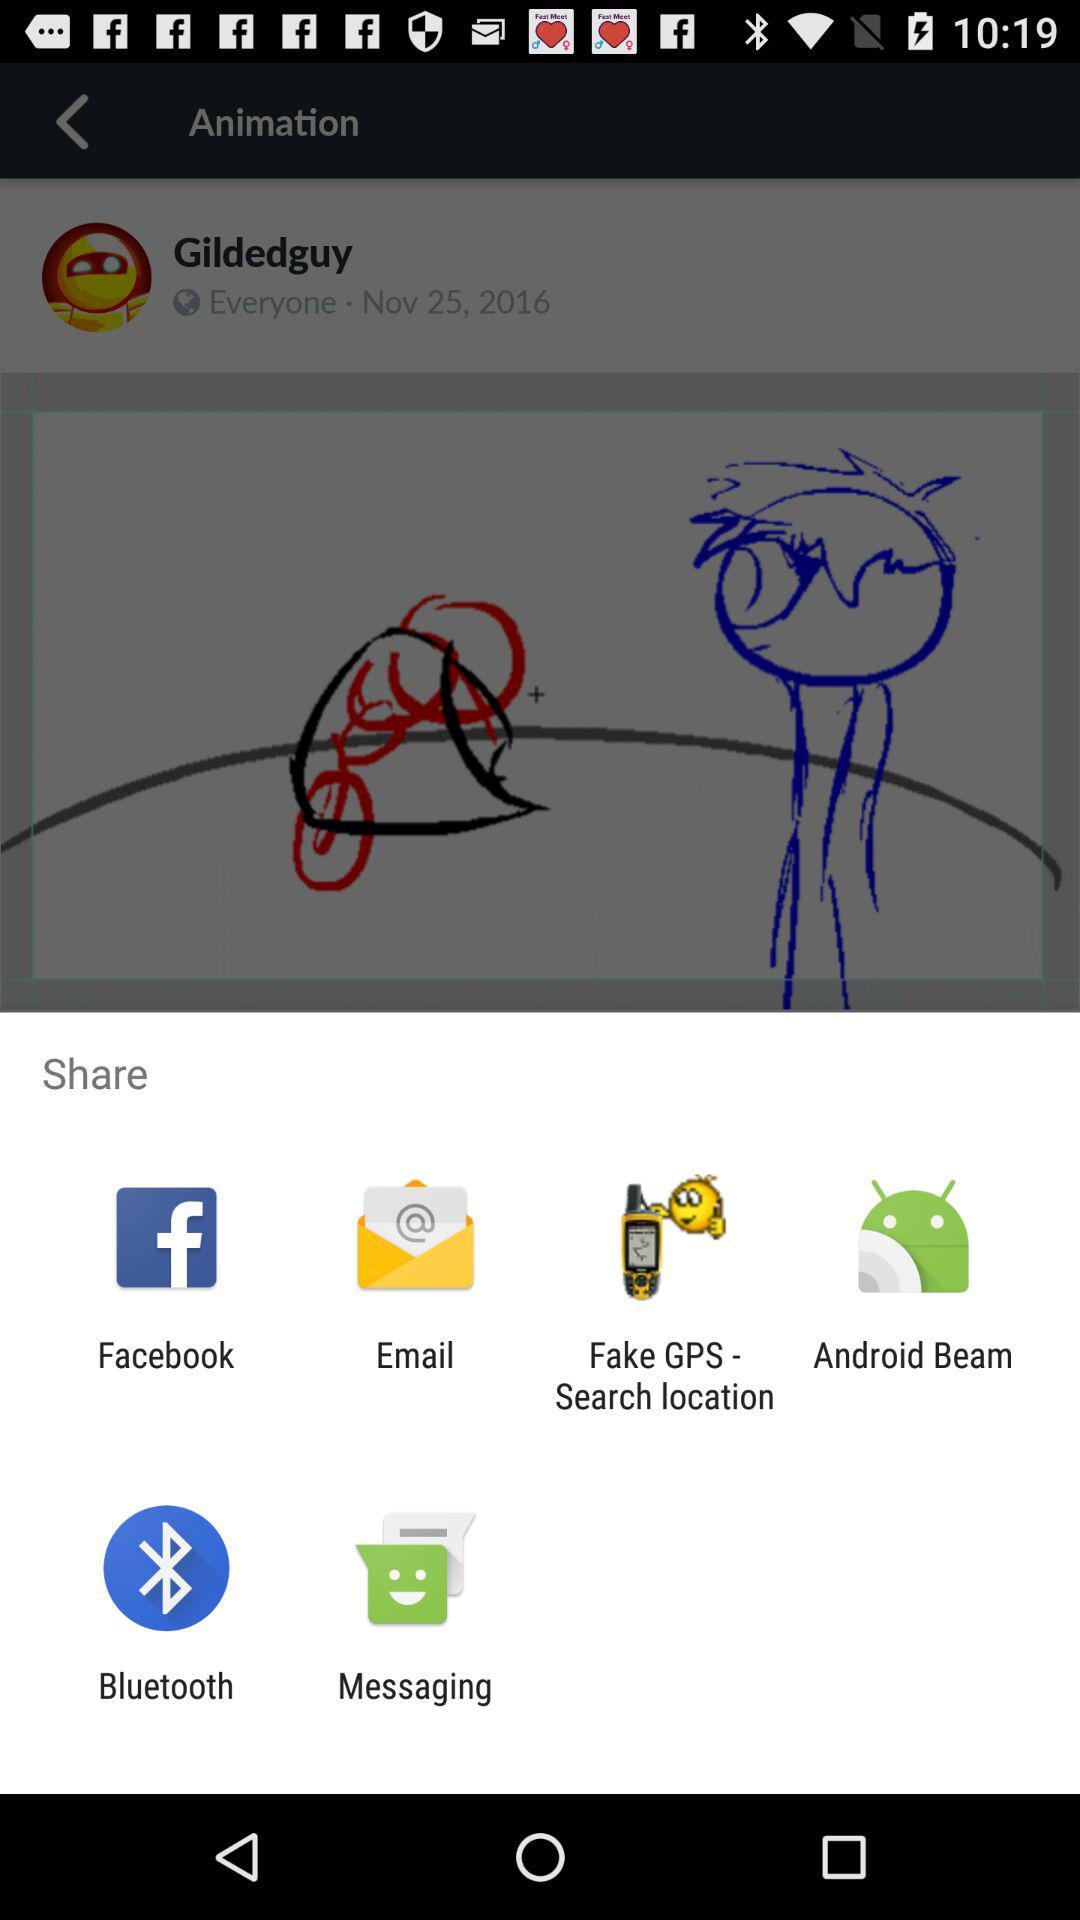  What do you see at coordinates (913, 1374) in the screenshot?
I see `icon to the right of fake gps search` at bounding box center [913, 1374].